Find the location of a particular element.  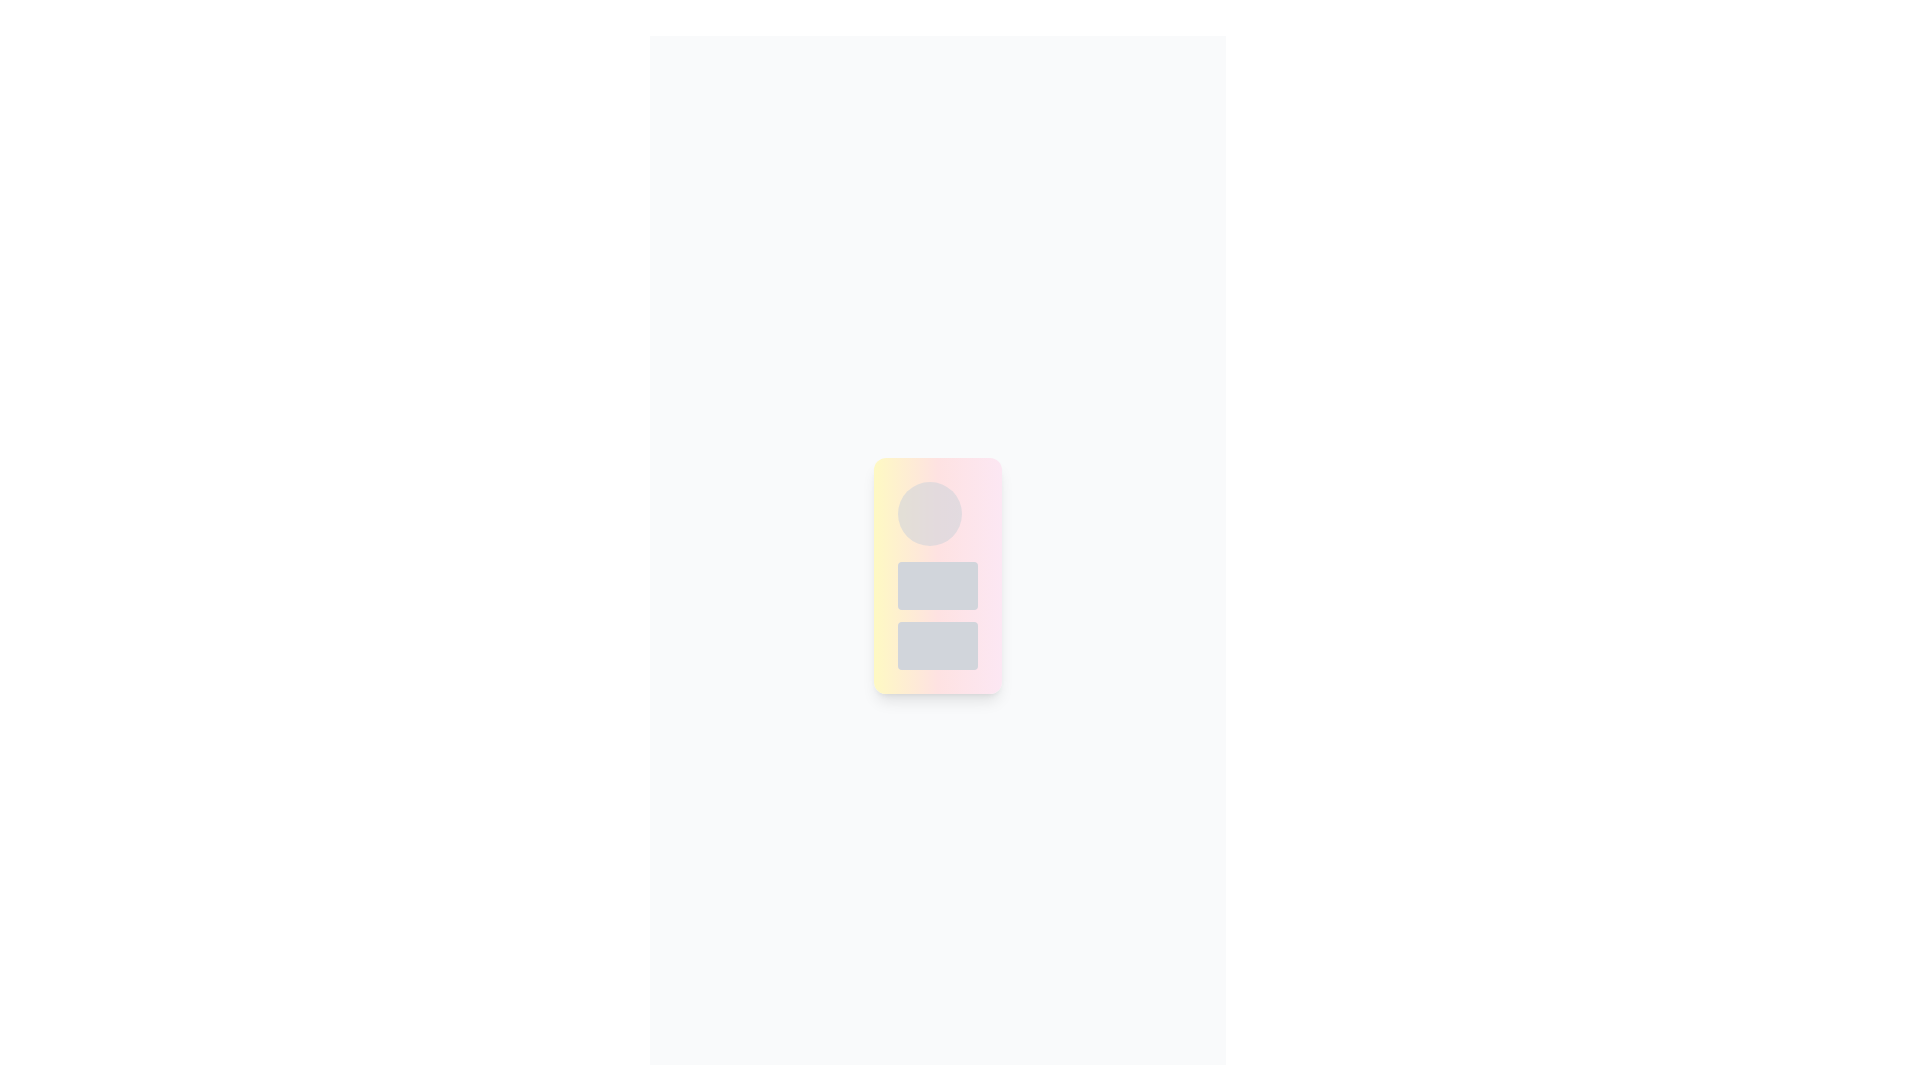

the circular decorative area or image placeholder with a gradient background, positioned at the top of the vertically arranged layout is located at coordinates (936, 512).